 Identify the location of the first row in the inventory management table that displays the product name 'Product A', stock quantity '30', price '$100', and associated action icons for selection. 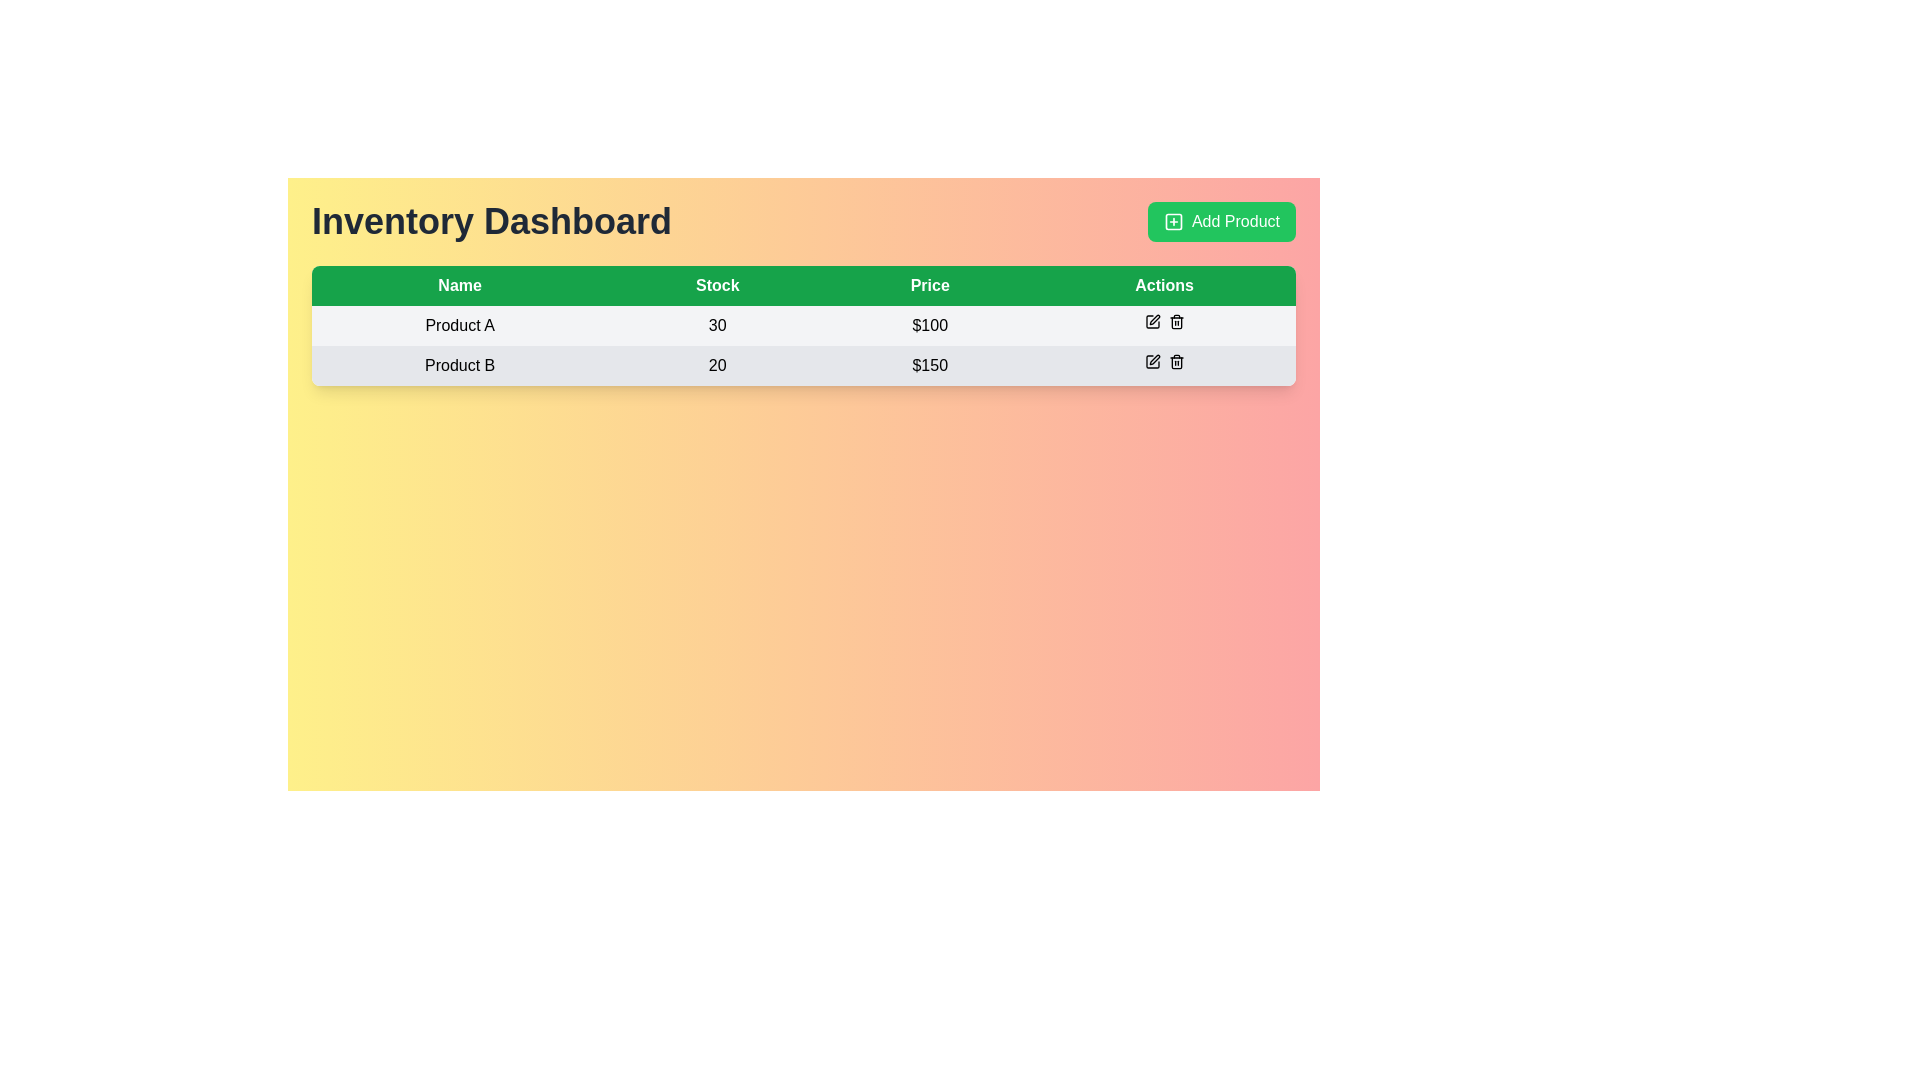
(804, 325).